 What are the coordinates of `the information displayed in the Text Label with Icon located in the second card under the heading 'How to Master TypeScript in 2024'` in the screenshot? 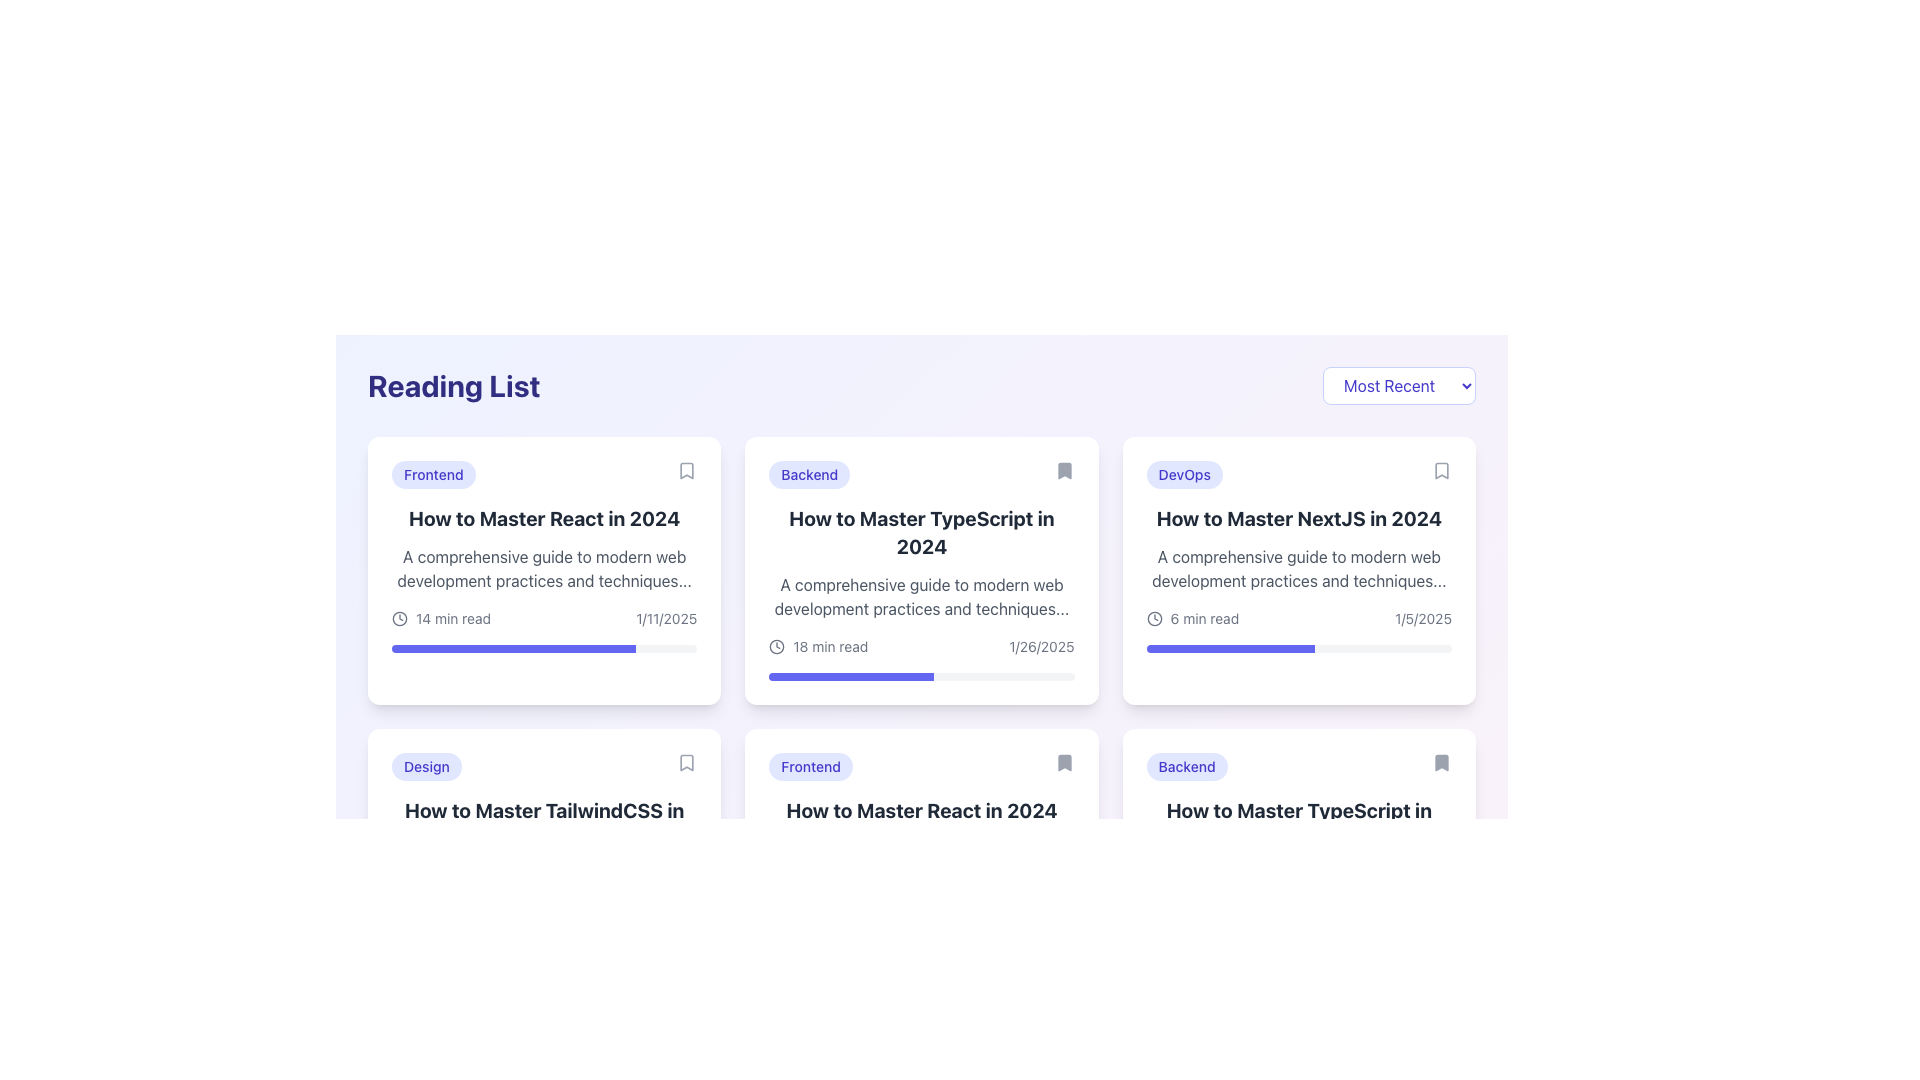 It's located at (818, 647).